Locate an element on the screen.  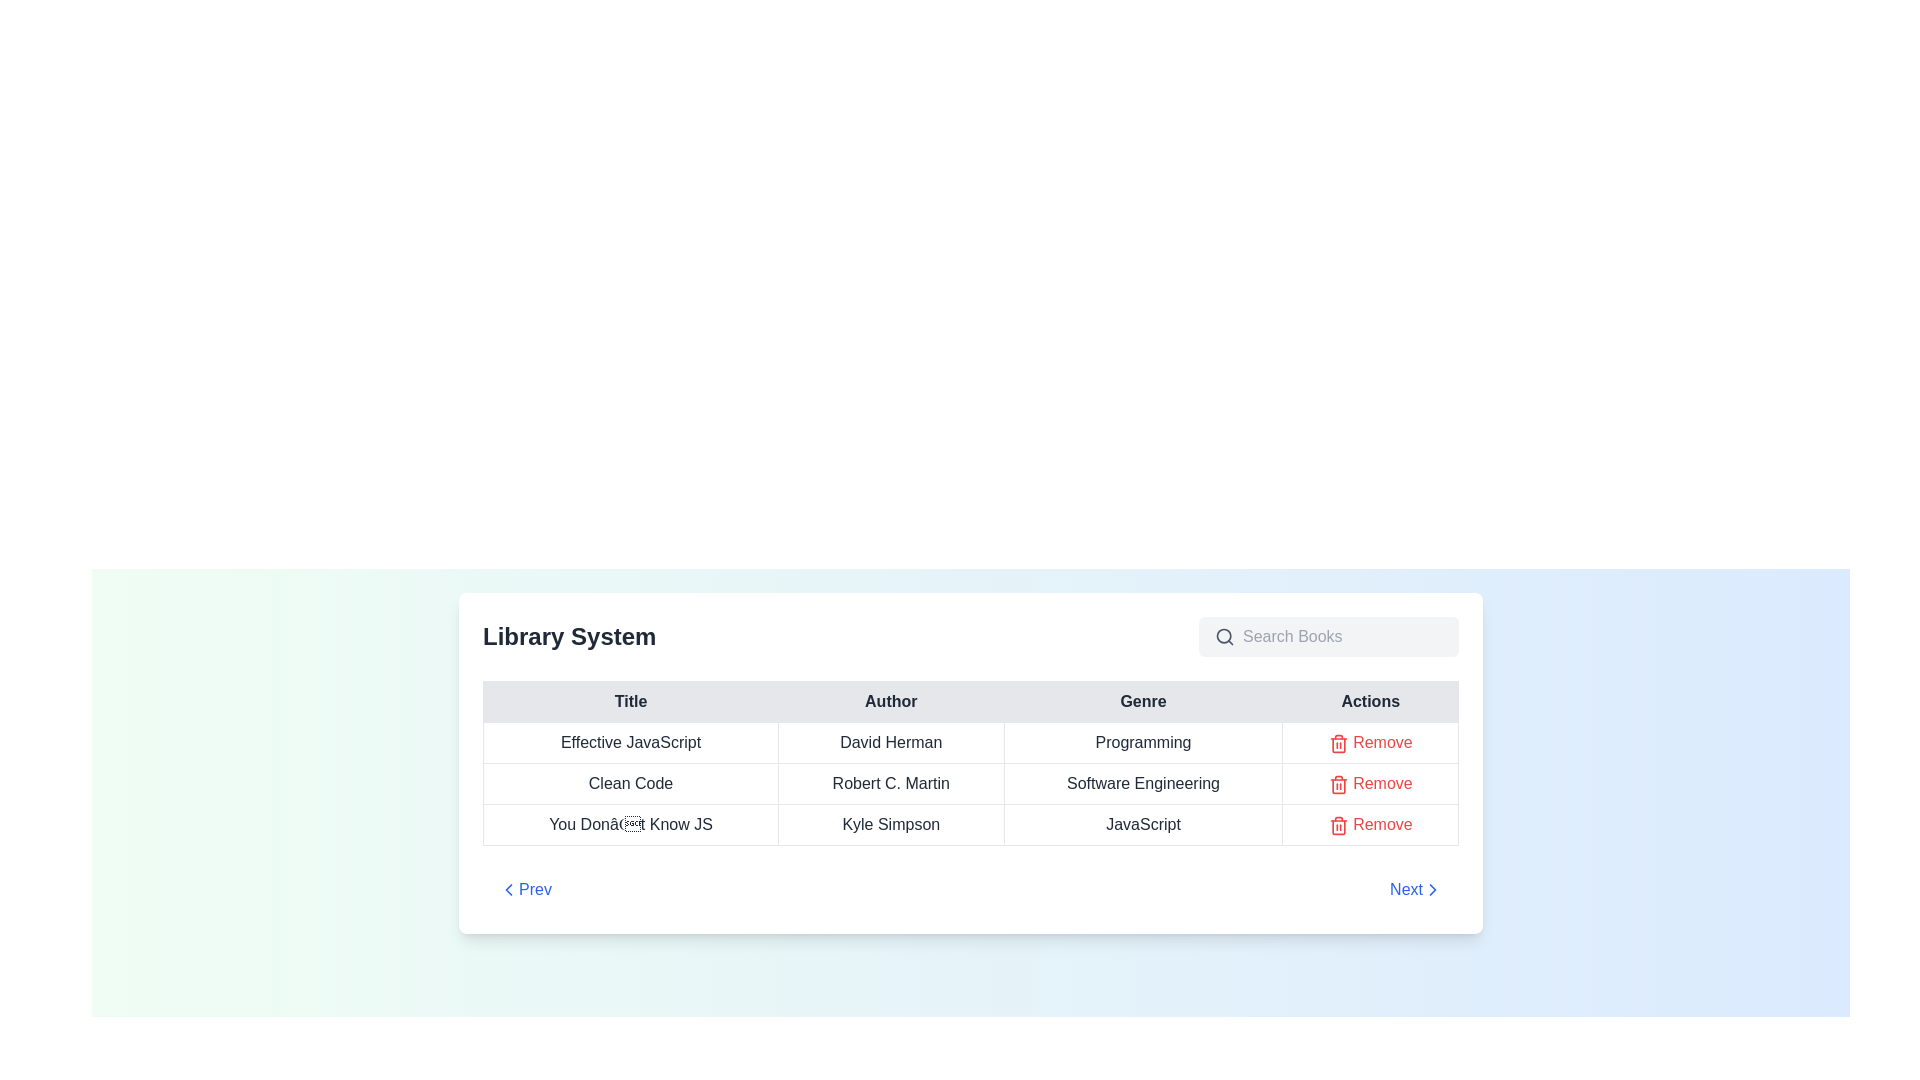
the 'Next' button, which is styled in blue with a right-pointing chevron icon, located at the bottom-right corner of the library system navigation section is located at coordinates (1415, 889).